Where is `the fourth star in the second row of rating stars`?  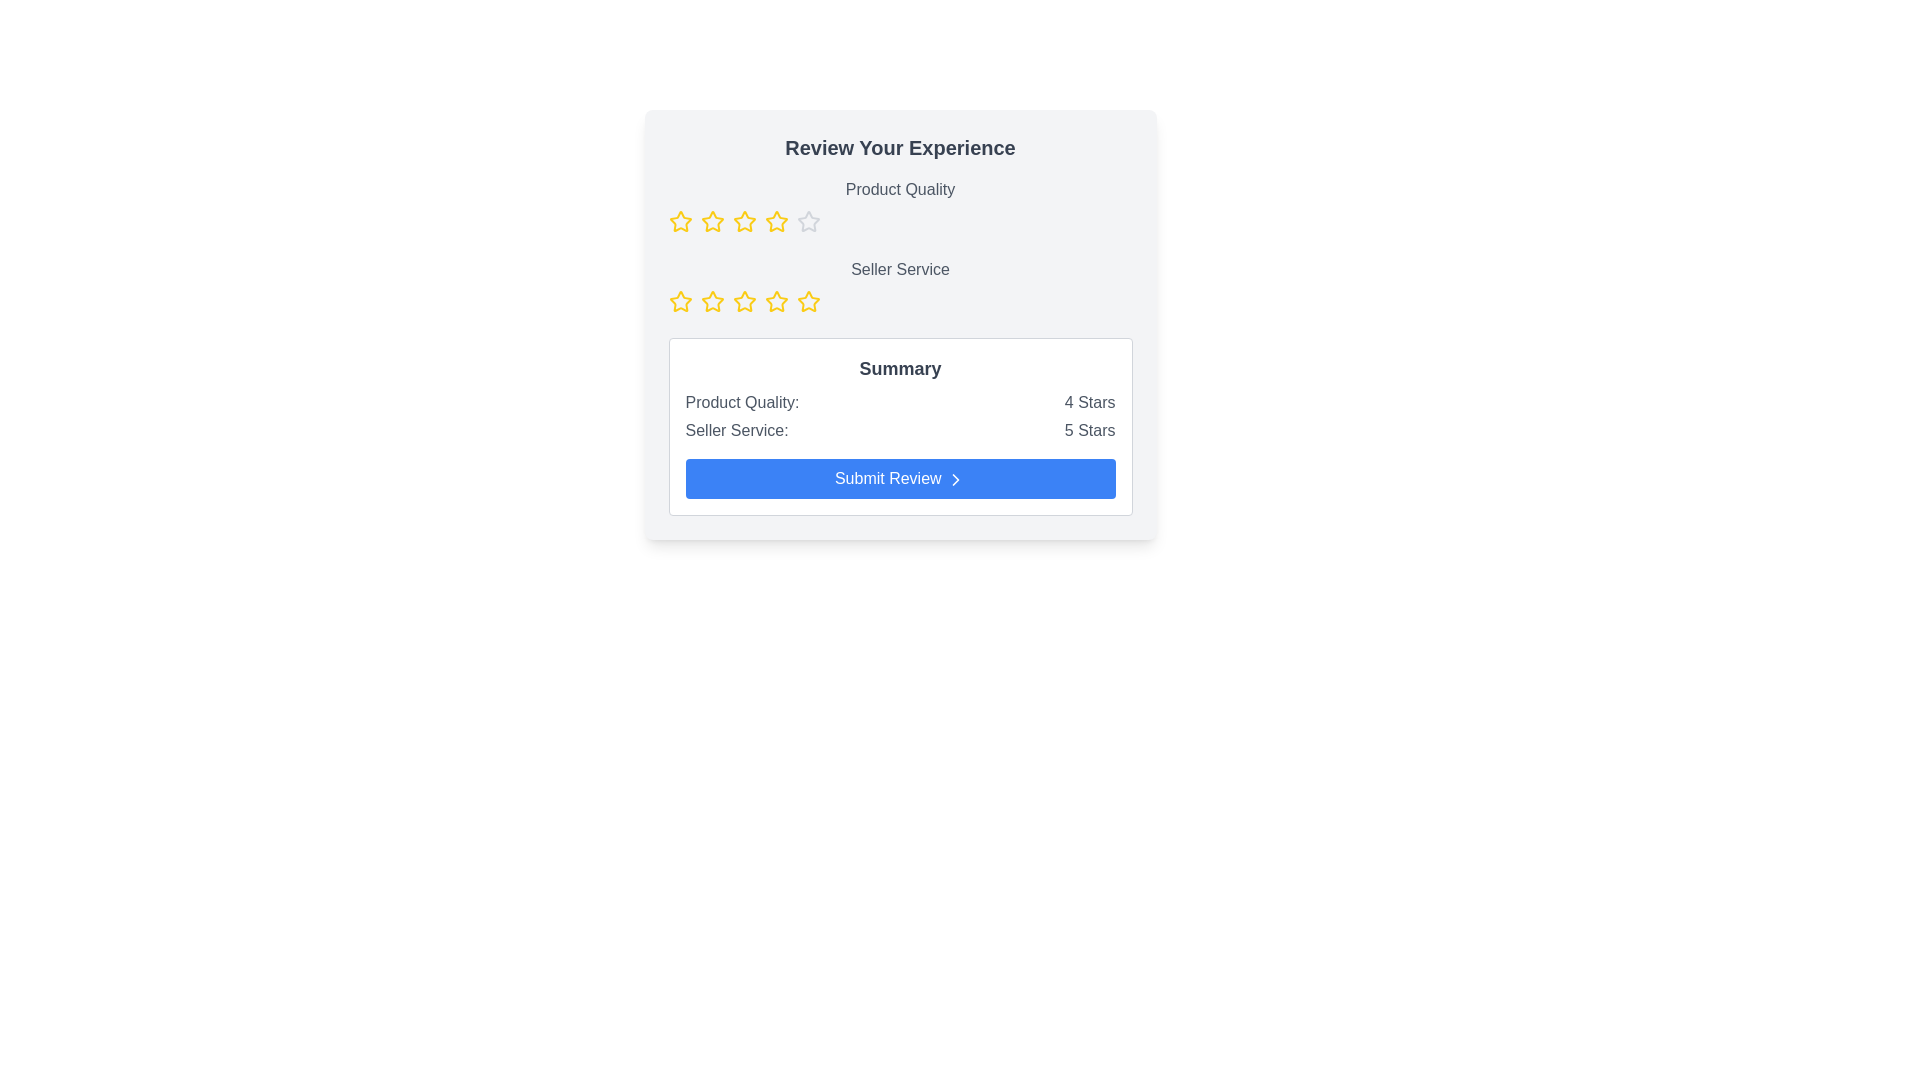
the fourth star in the second row of rating stars is located at coordinates (775, 301).